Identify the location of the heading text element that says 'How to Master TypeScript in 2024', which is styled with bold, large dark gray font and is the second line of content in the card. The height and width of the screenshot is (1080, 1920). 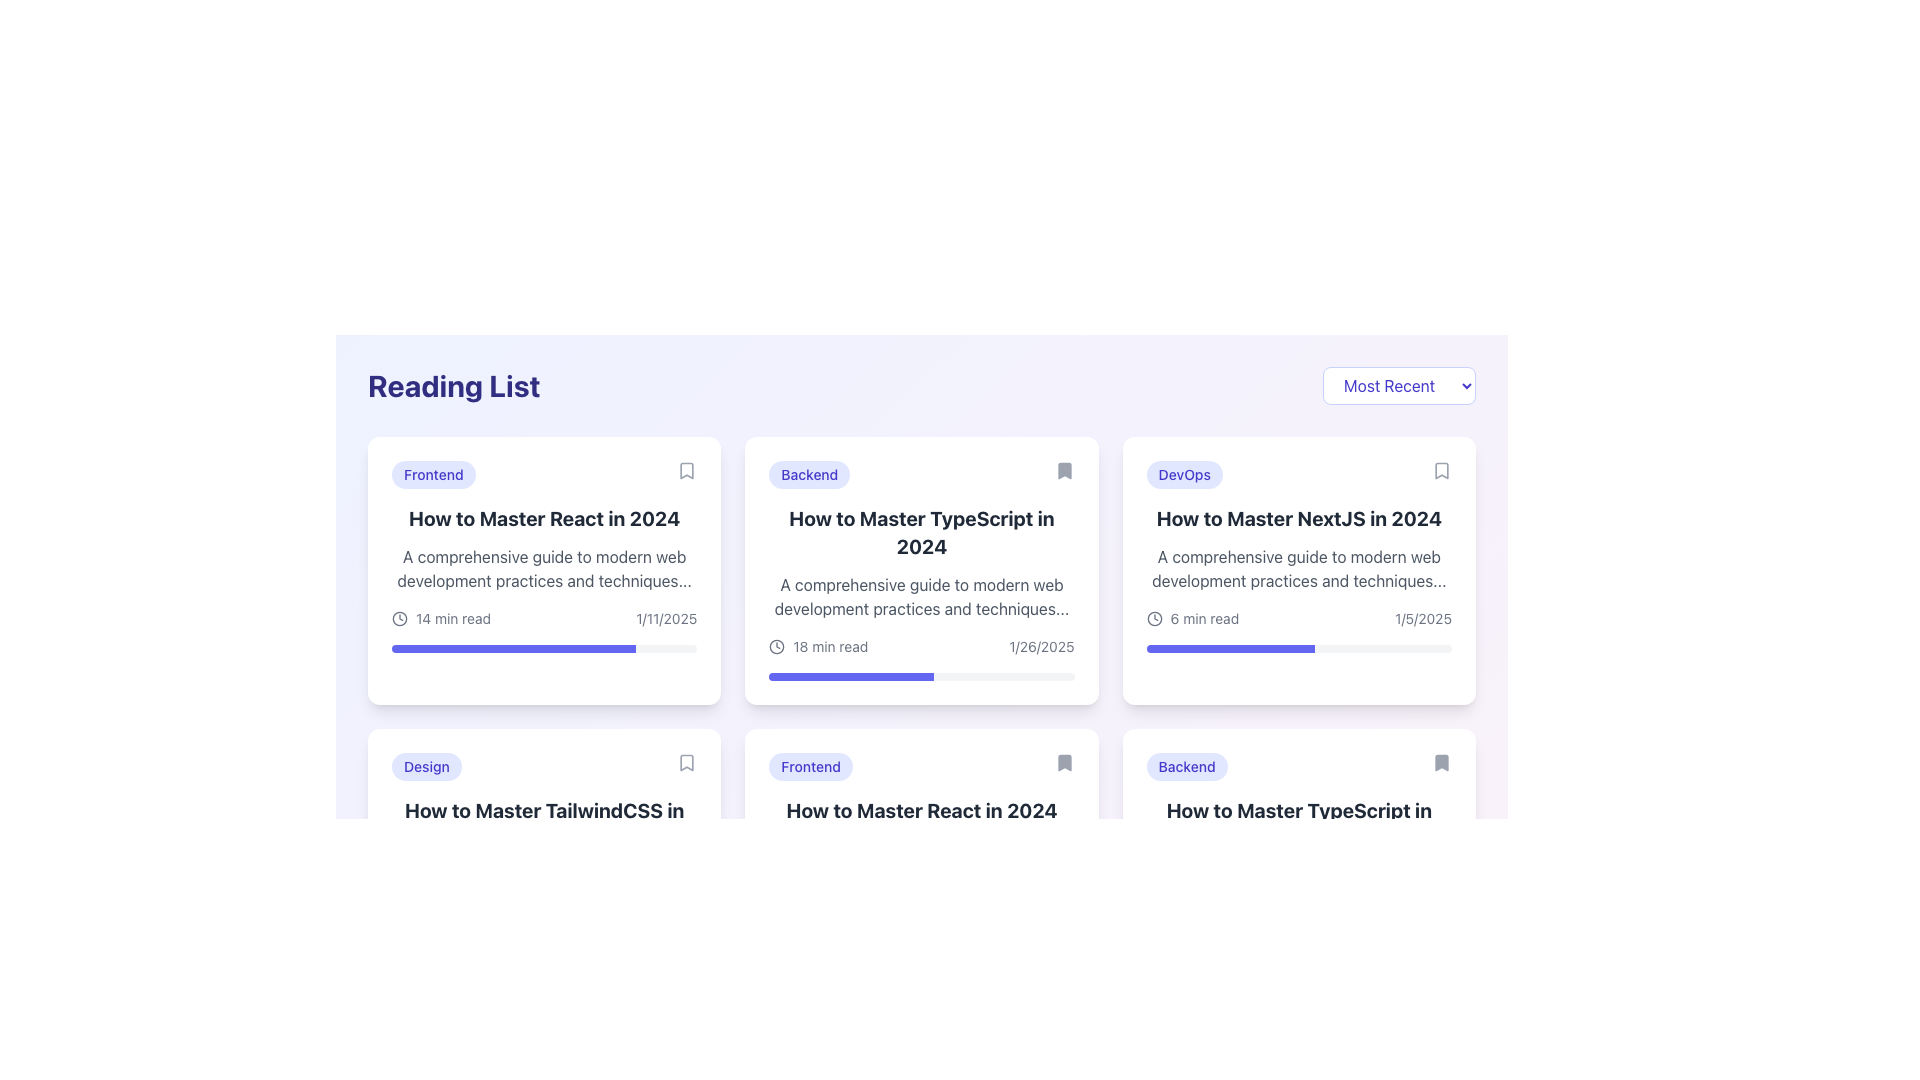
(1299, 825).